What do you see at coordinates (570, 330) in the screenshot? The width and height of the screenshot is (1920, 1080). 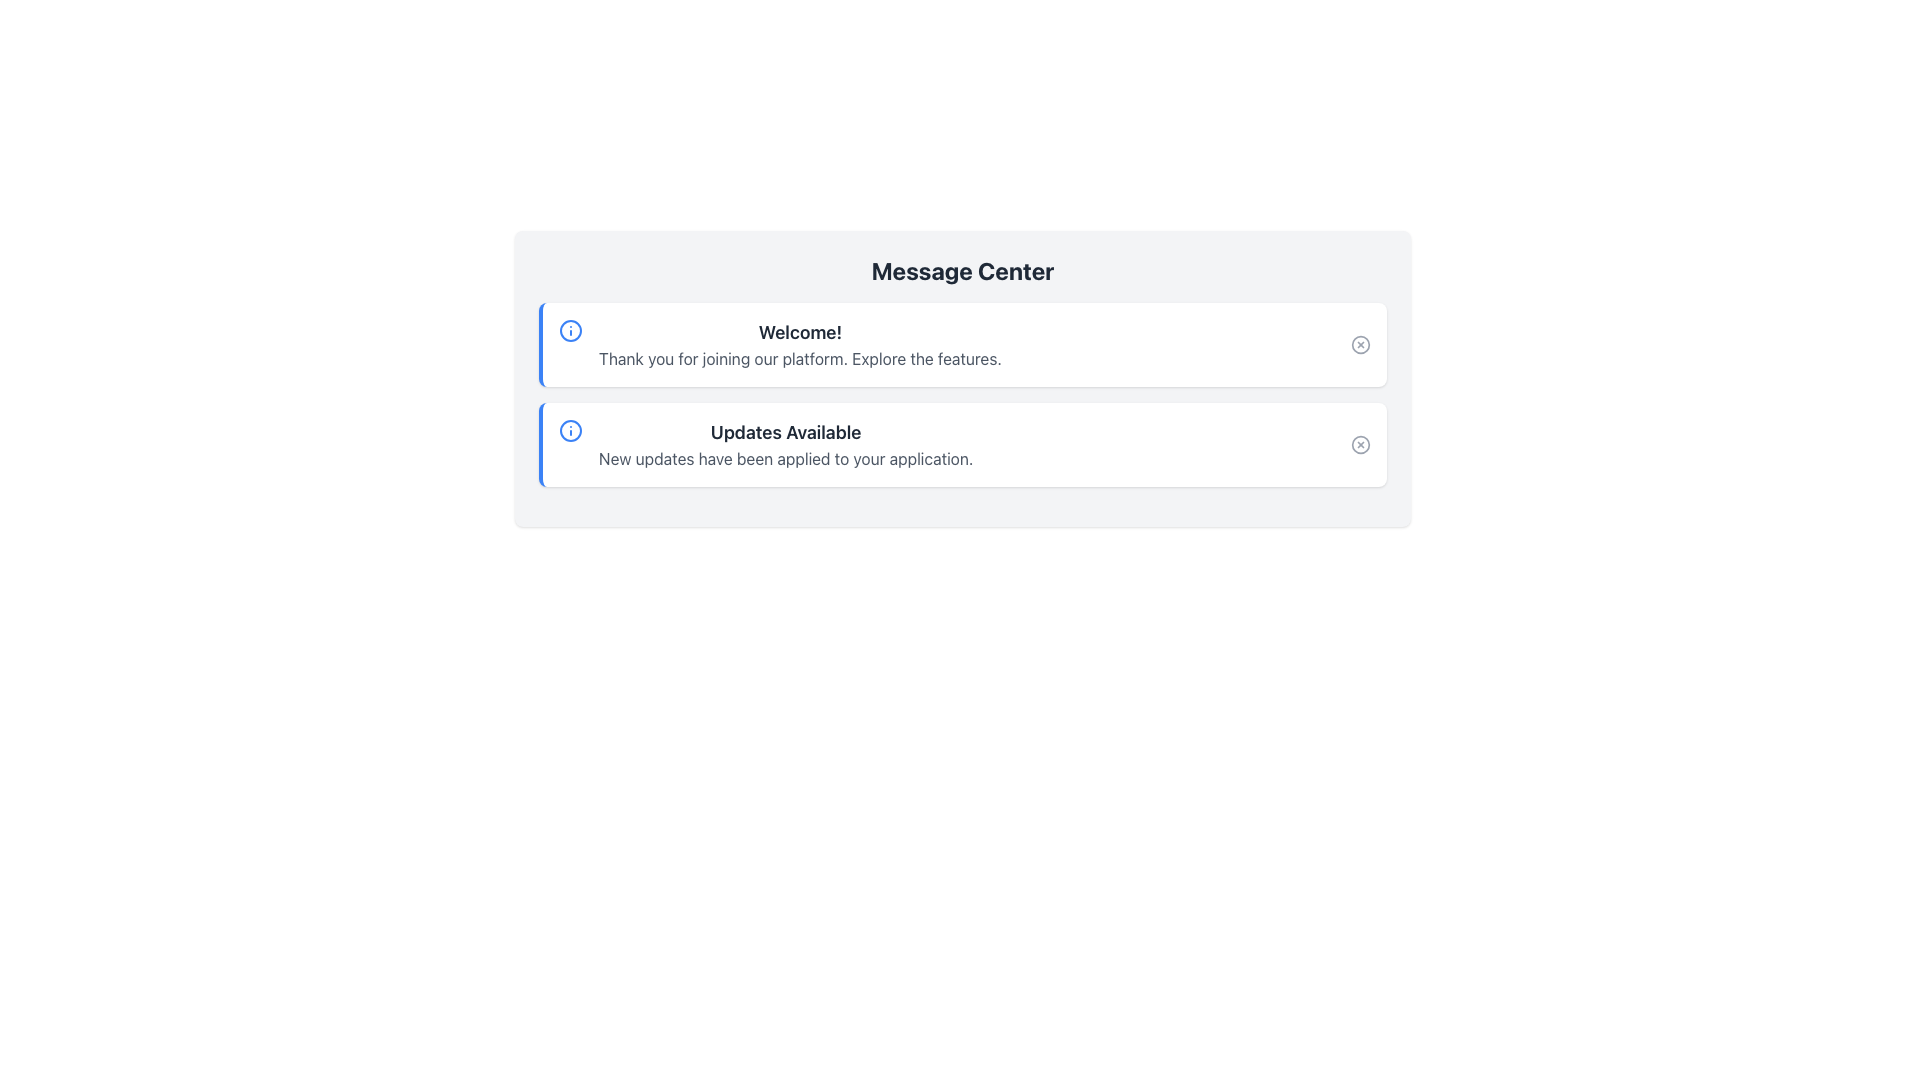 I see `the SVG Circle element that forms part of the information symbol in the first notification card of the Message Center` at bounding box center [570, 330].